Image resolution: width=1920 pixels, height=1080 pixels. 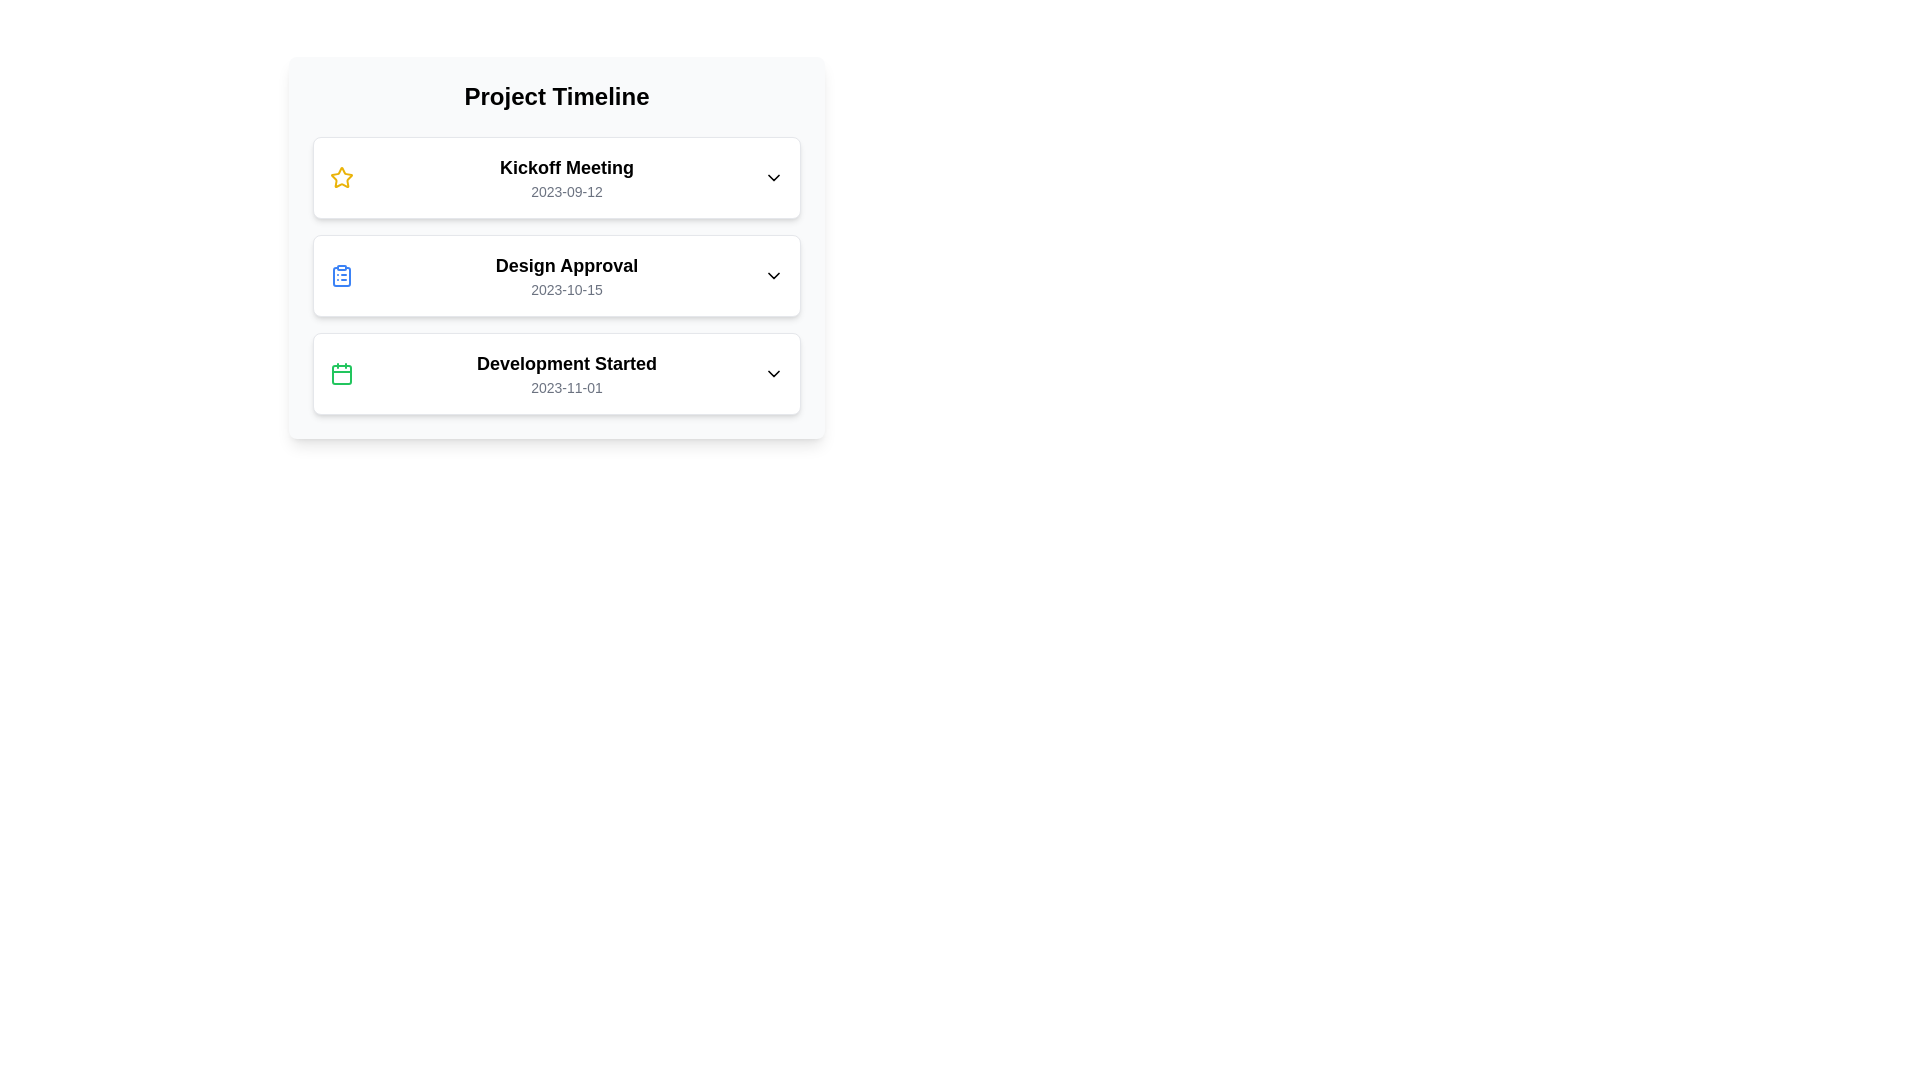 What do you see at coordinates (565, 176) in the screenshot?
I see `to select the 'Kickoff Meeting' timeline card, which indicates the milestone along with its date '2023-09-12'. This card is the first item in the vertical list under the 'Project Timeline' header` at bounding box center [565, 176].